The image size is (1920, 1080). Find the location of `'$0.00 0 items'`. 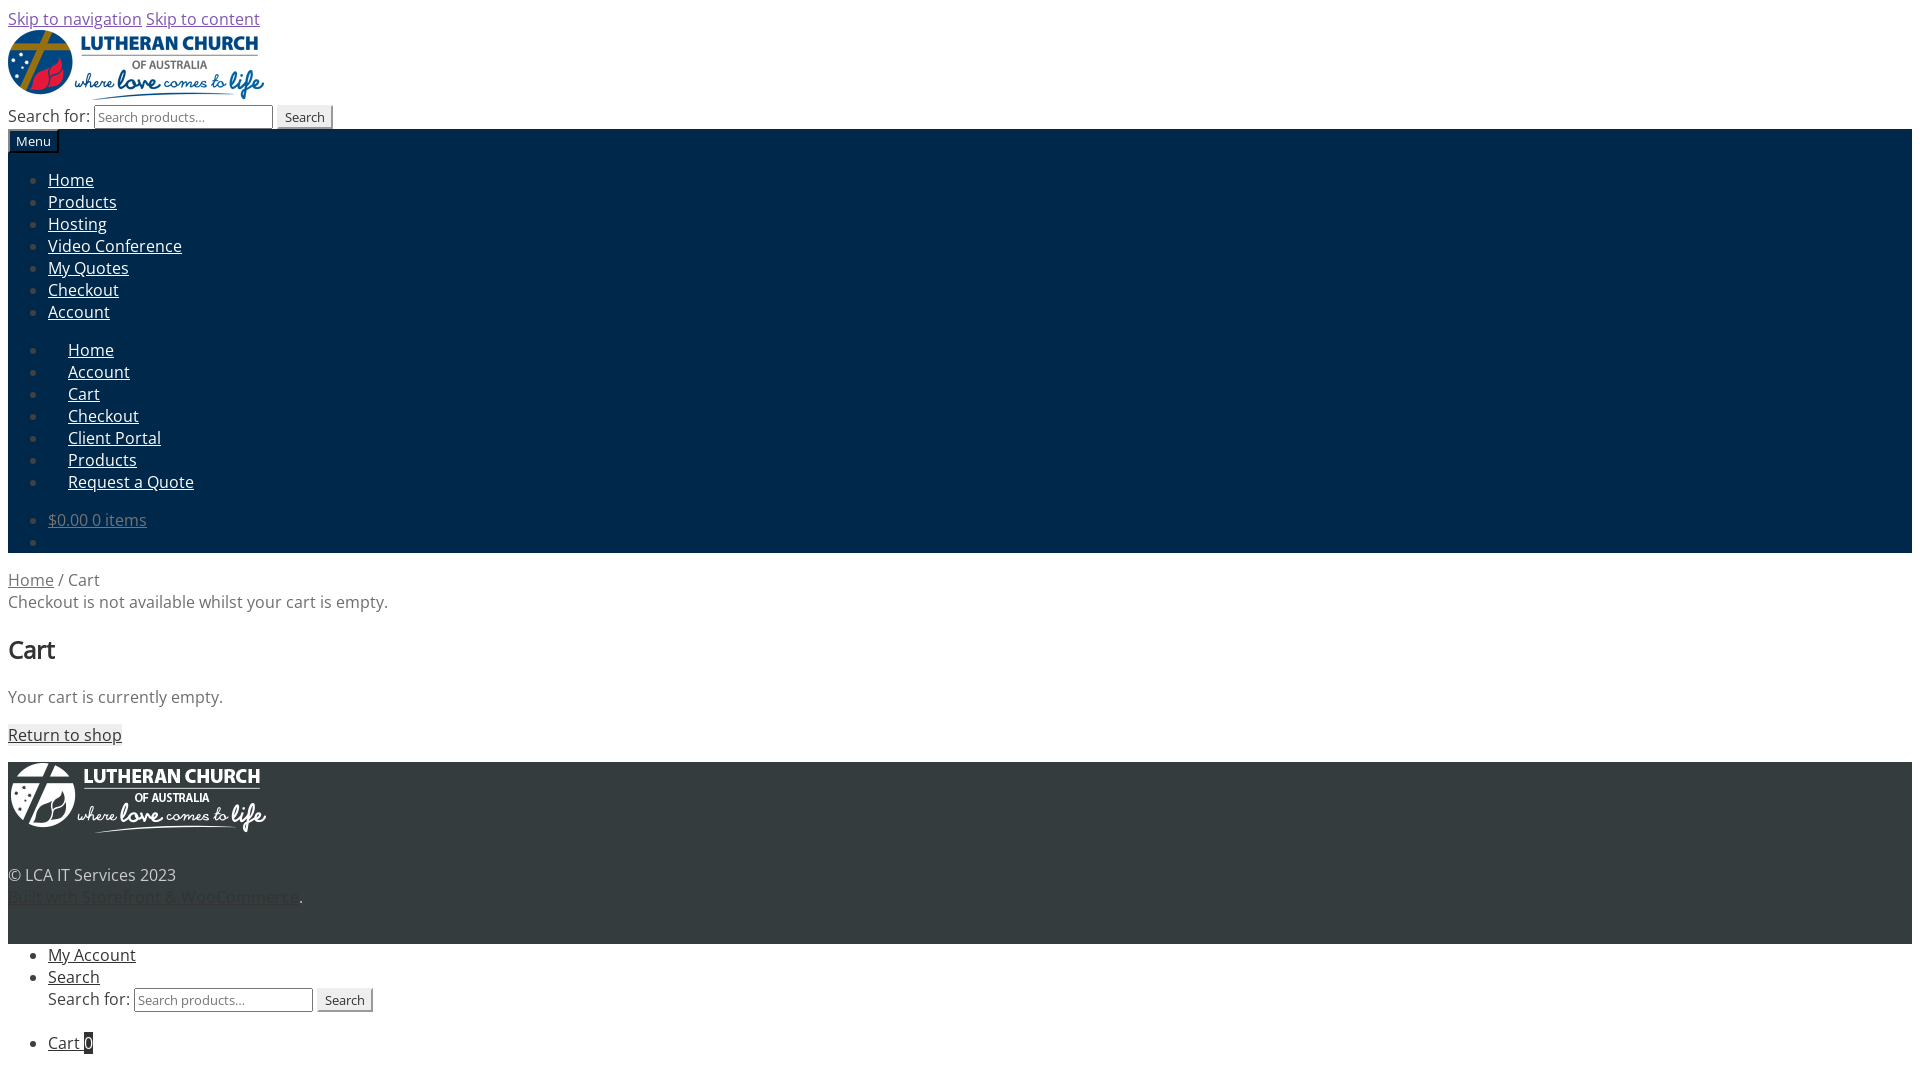

'$0.00 0 items' is located at coordinates (96, 519).